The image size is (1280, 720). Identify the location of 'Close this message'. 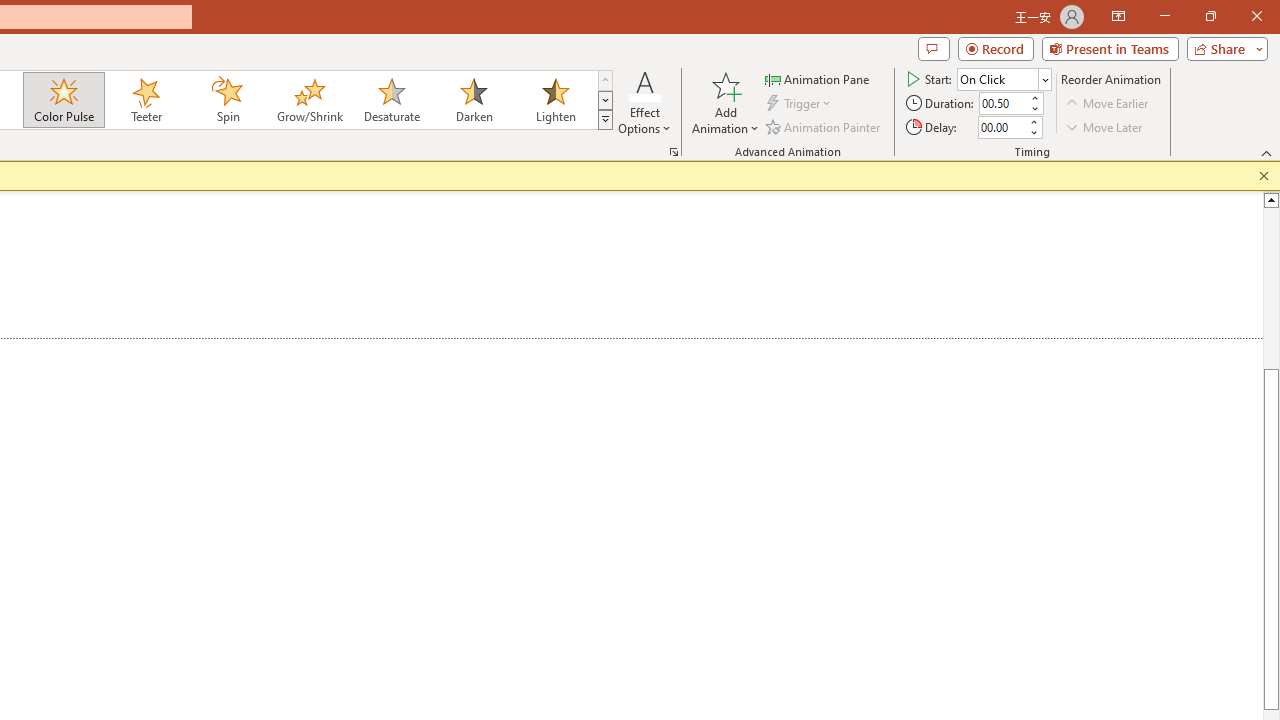
(1263, 175).